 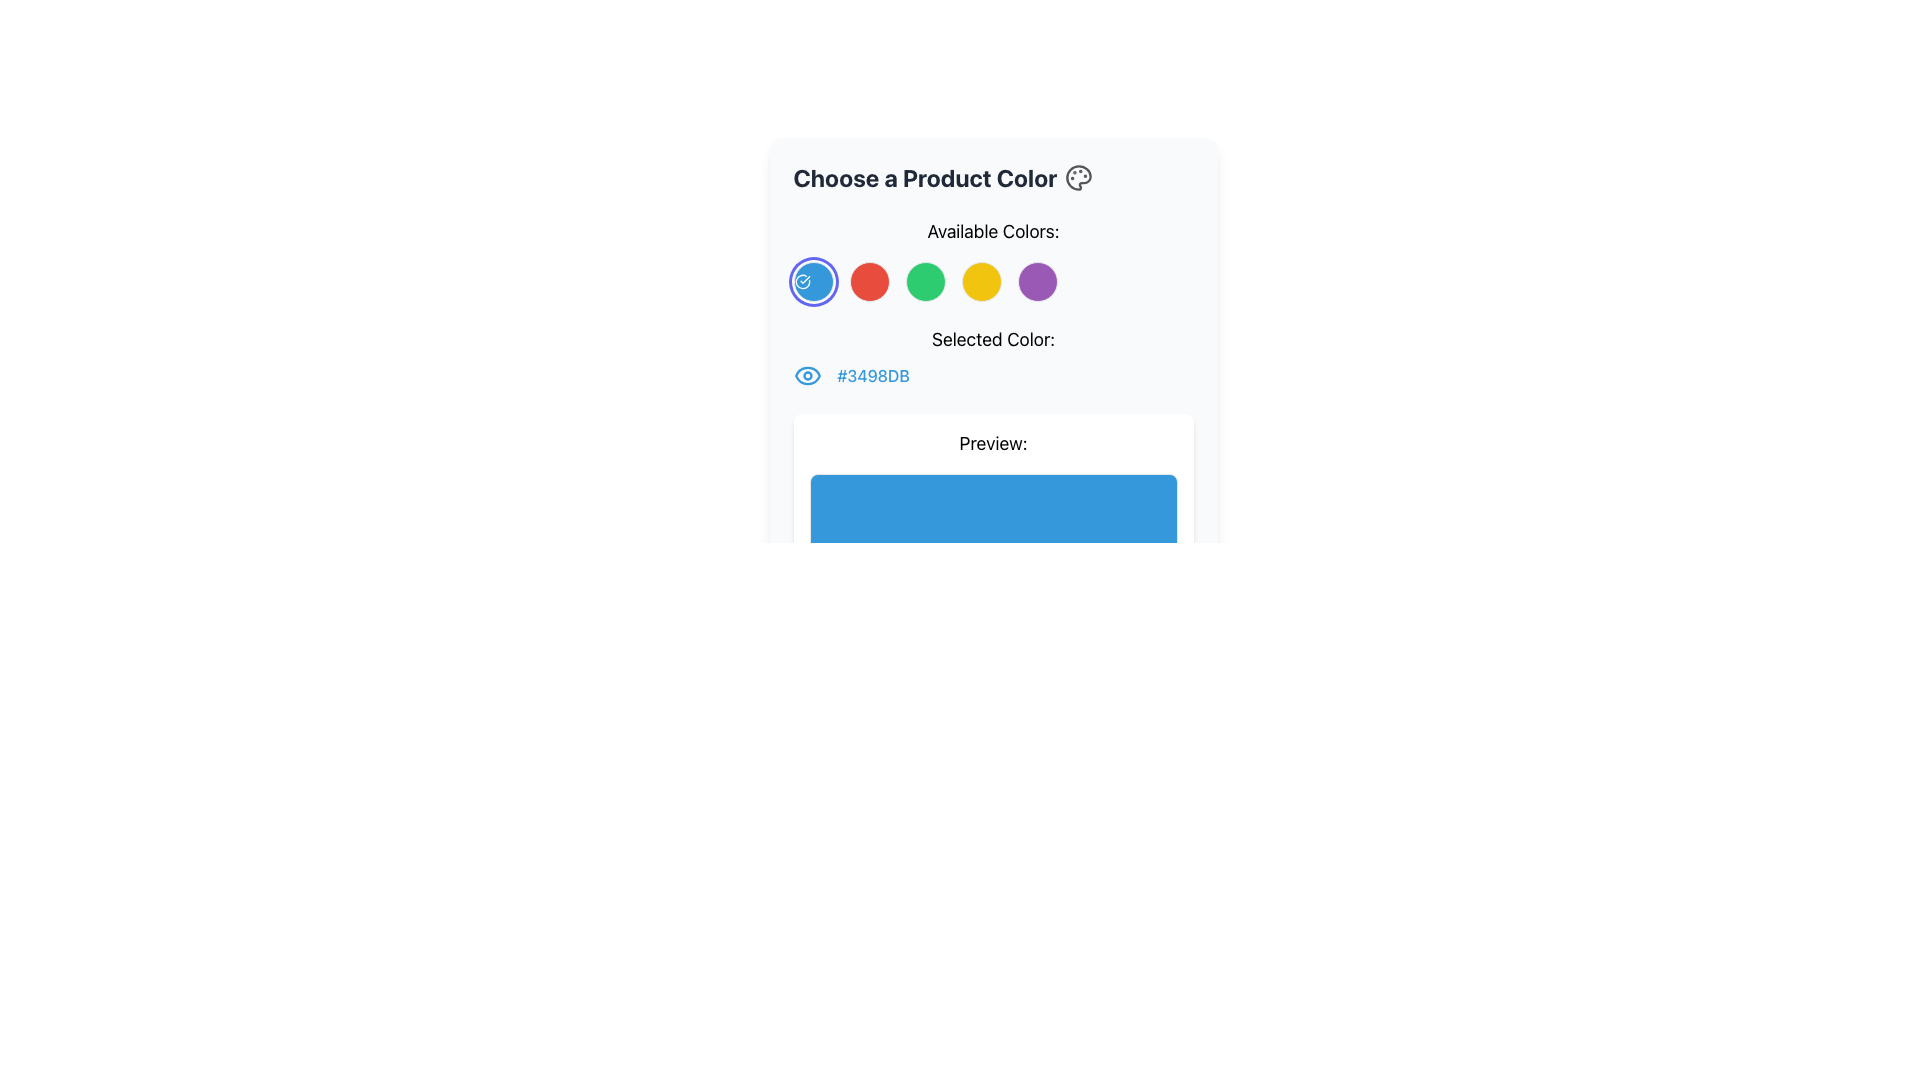 I want to click on the circular palette icon located in the upper-right corner of the 'Choose a Product Color' section, which features four small circles inside and a grayscale color scheme, so click(x=1078, y=176).